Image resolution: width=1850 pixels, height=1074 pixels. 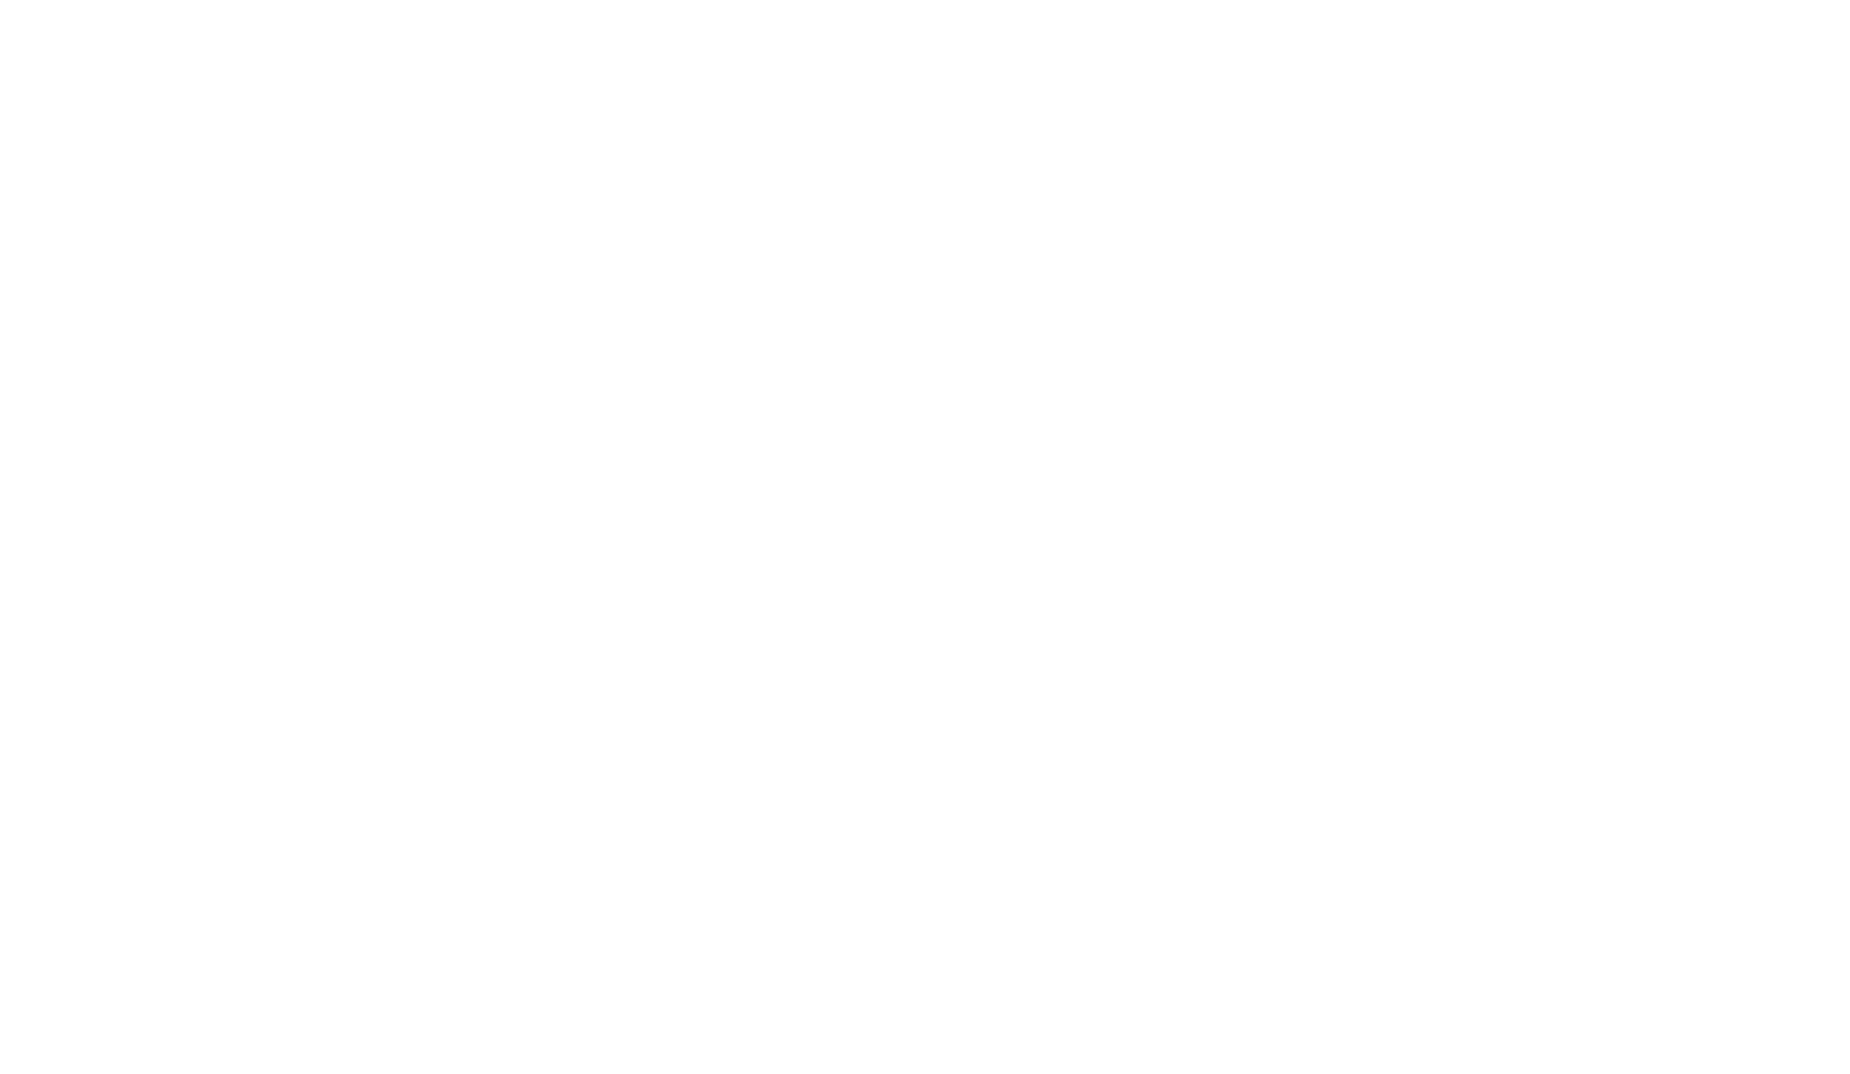 What do you see at coordinates (1403, 604) in the screenshot?
I see `'France'` at bounding box center [1403, 604].